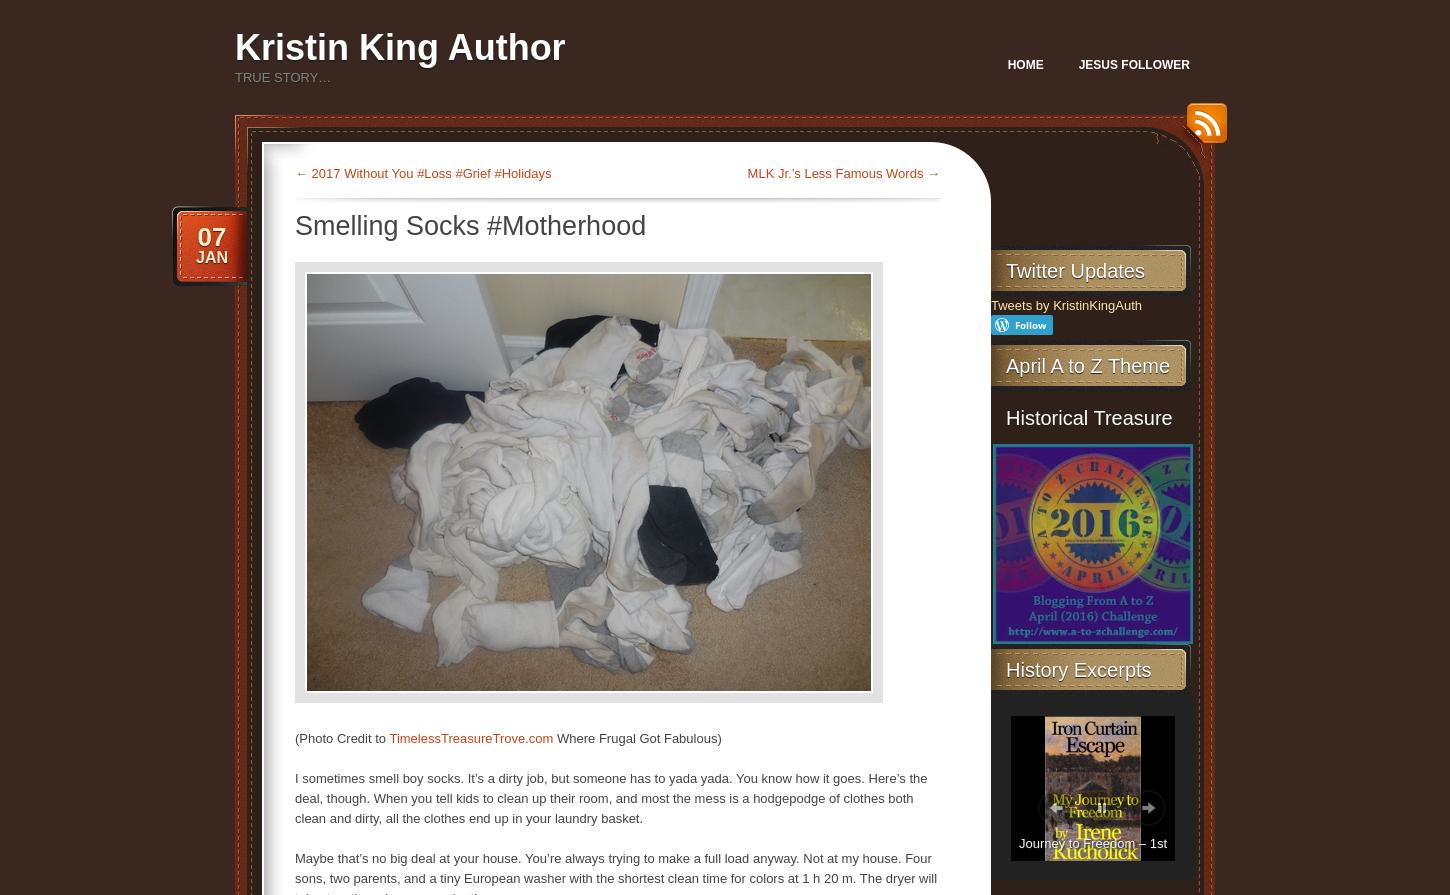  I want to click on 'Journey to Freedom – 1st Edition Cover of 3rd Memoir', so click(1091, 854).